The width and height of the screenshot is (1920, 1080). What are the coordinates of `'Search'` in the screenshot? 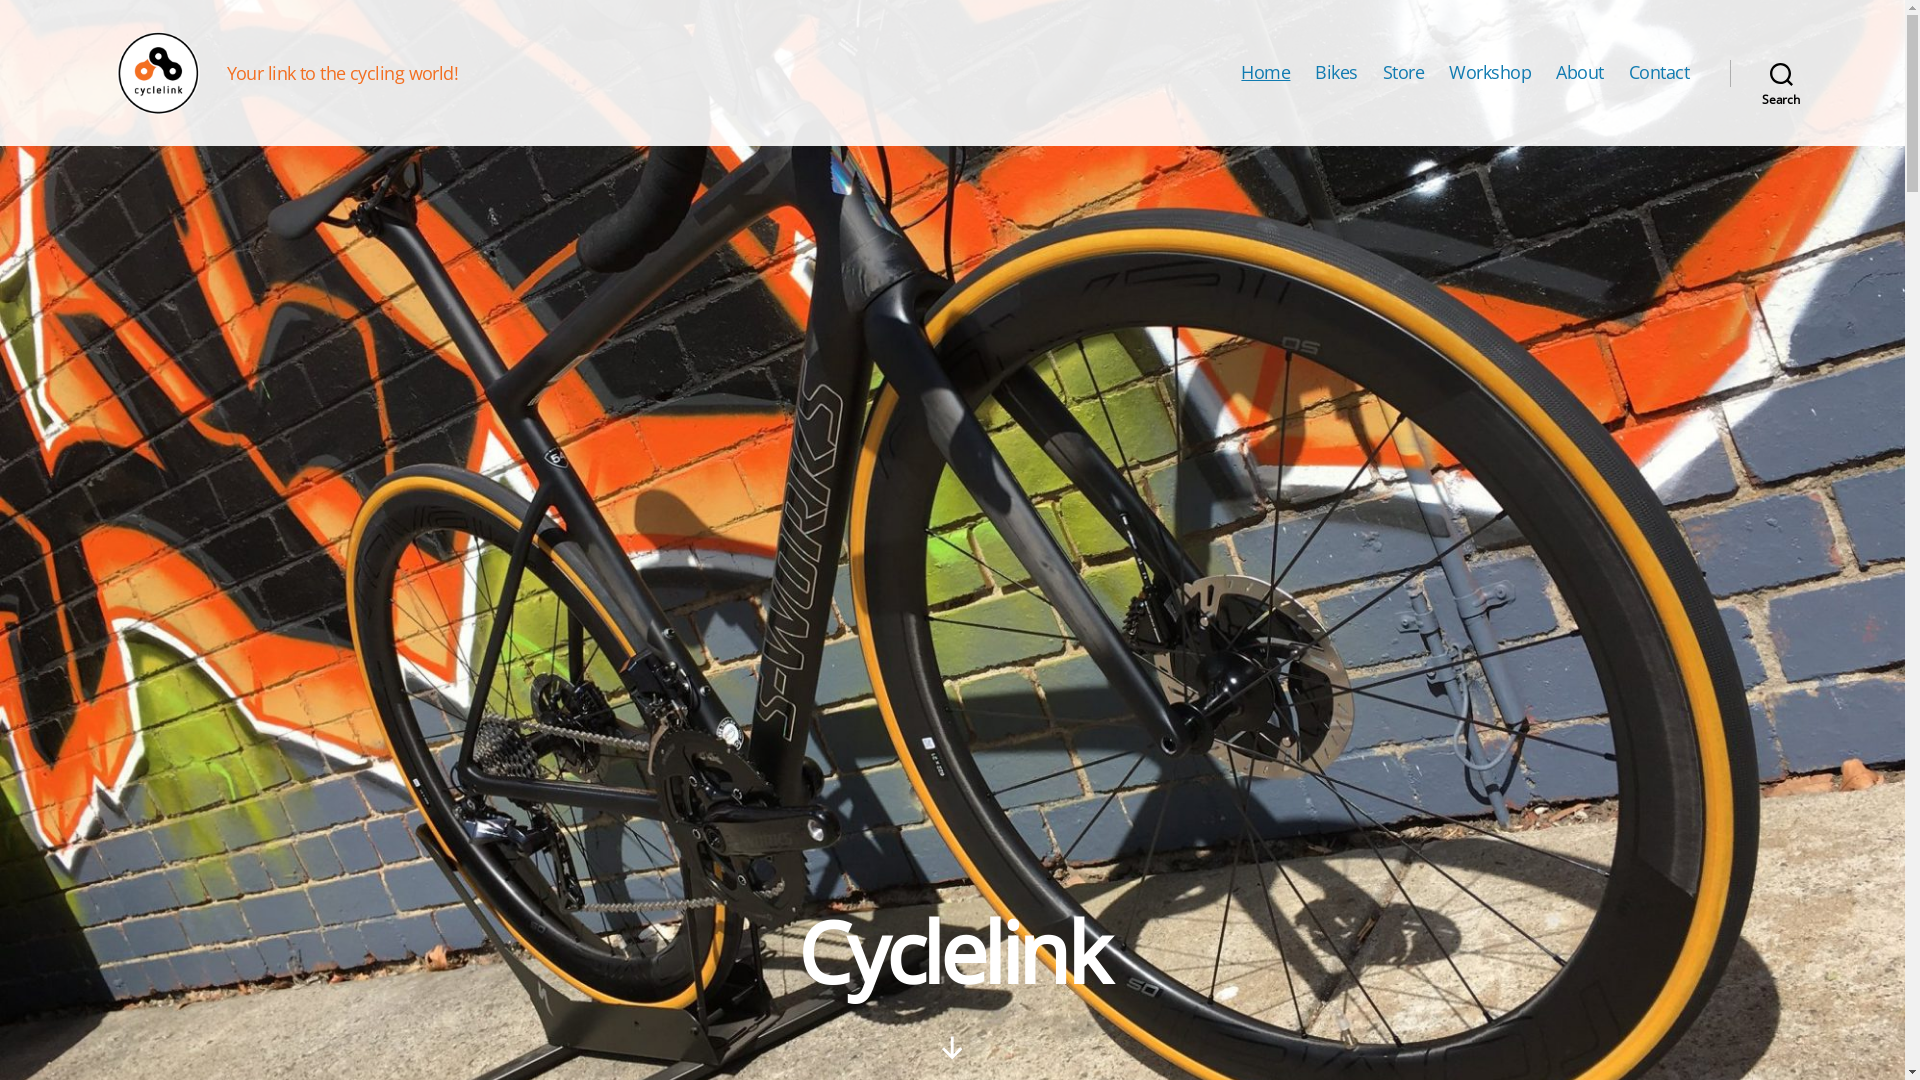 It's located at (1728, 72).